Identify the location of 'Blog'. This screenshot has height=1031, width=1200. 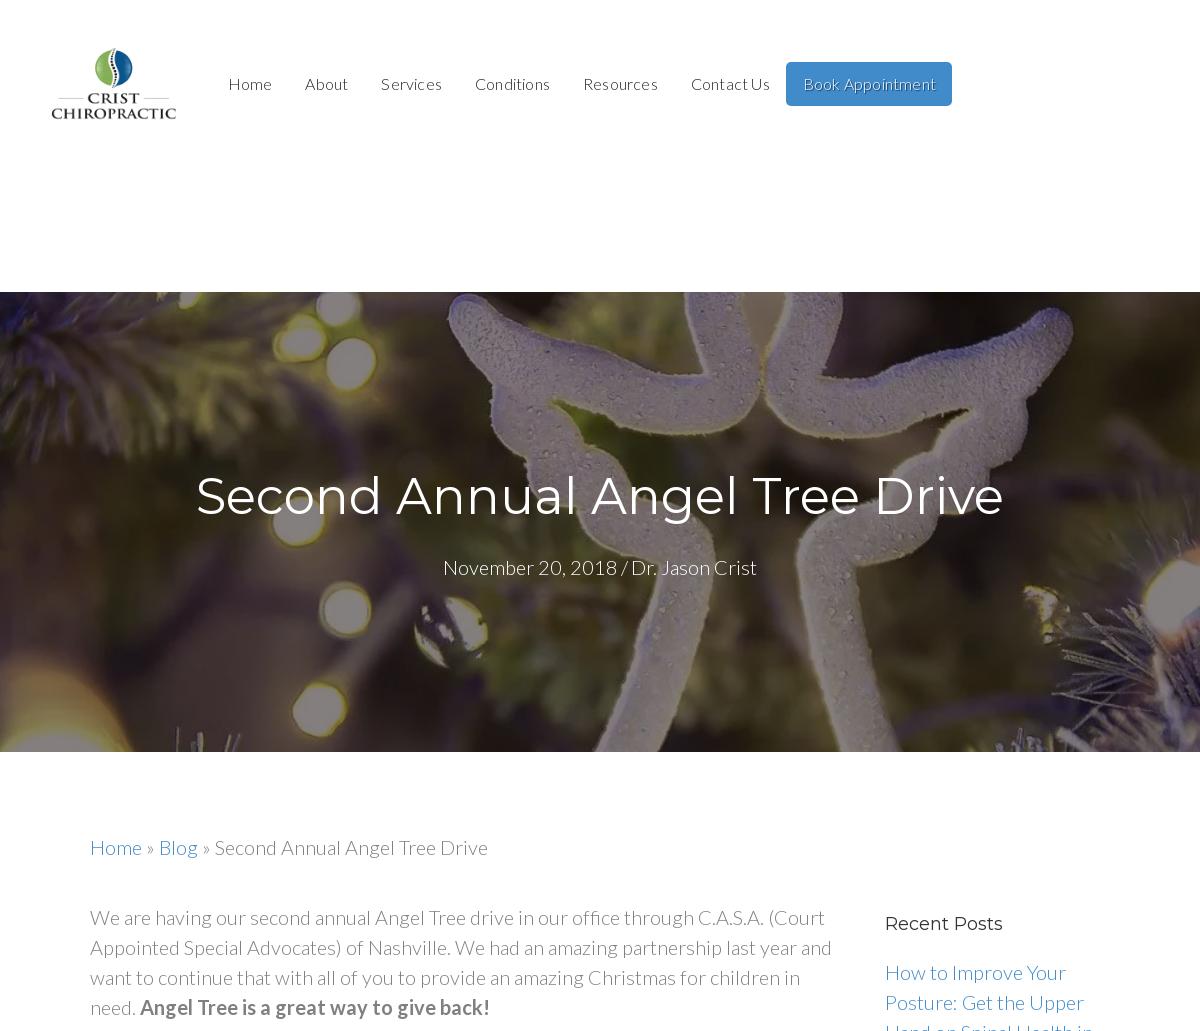
(177, 846).